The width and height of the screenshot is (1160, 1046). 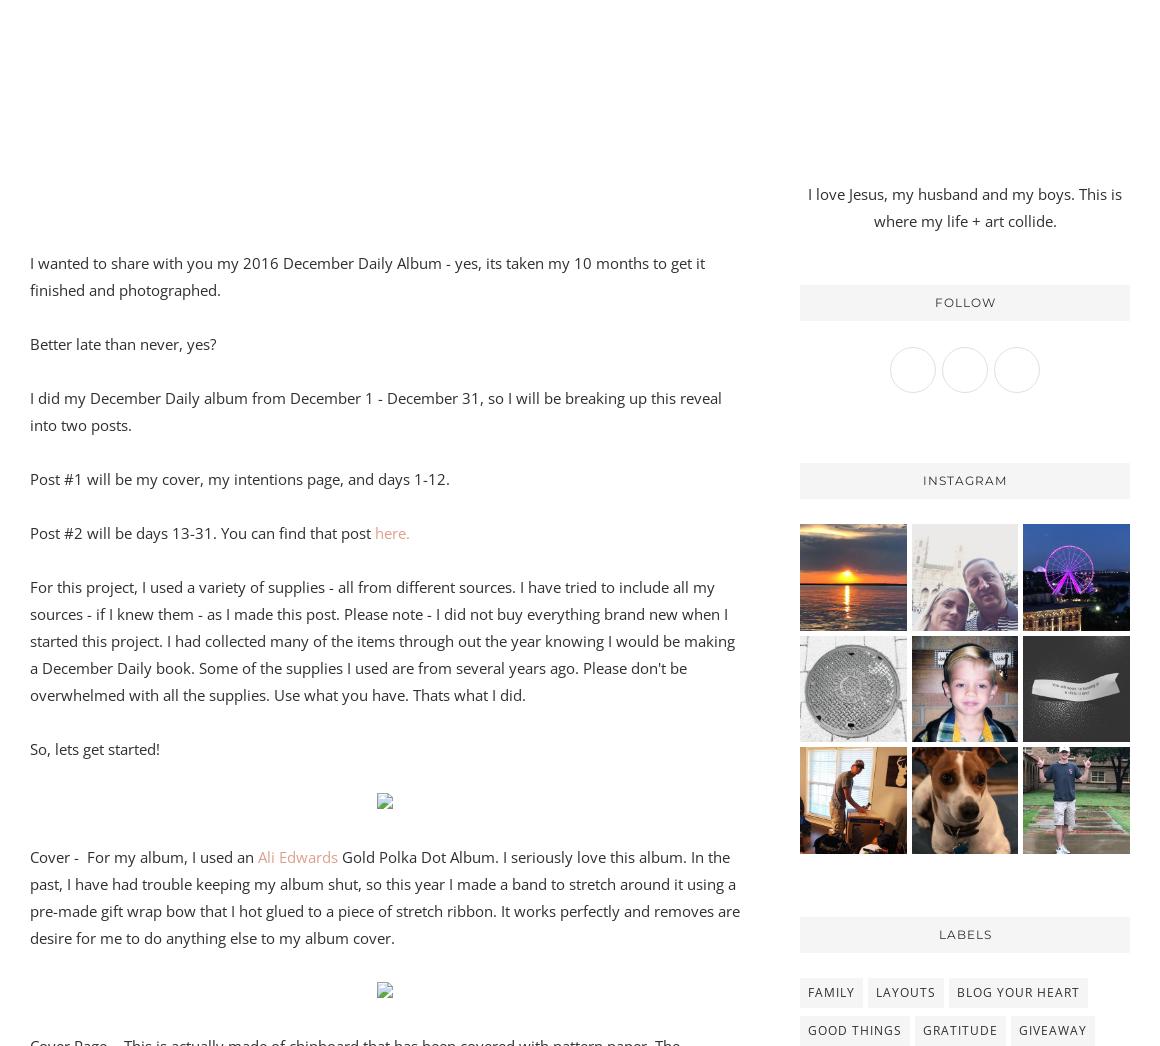 What do you see at coordinates (965, 479) in the screenshot?
I see `'Instagram'` at bounding box center [965, 479].